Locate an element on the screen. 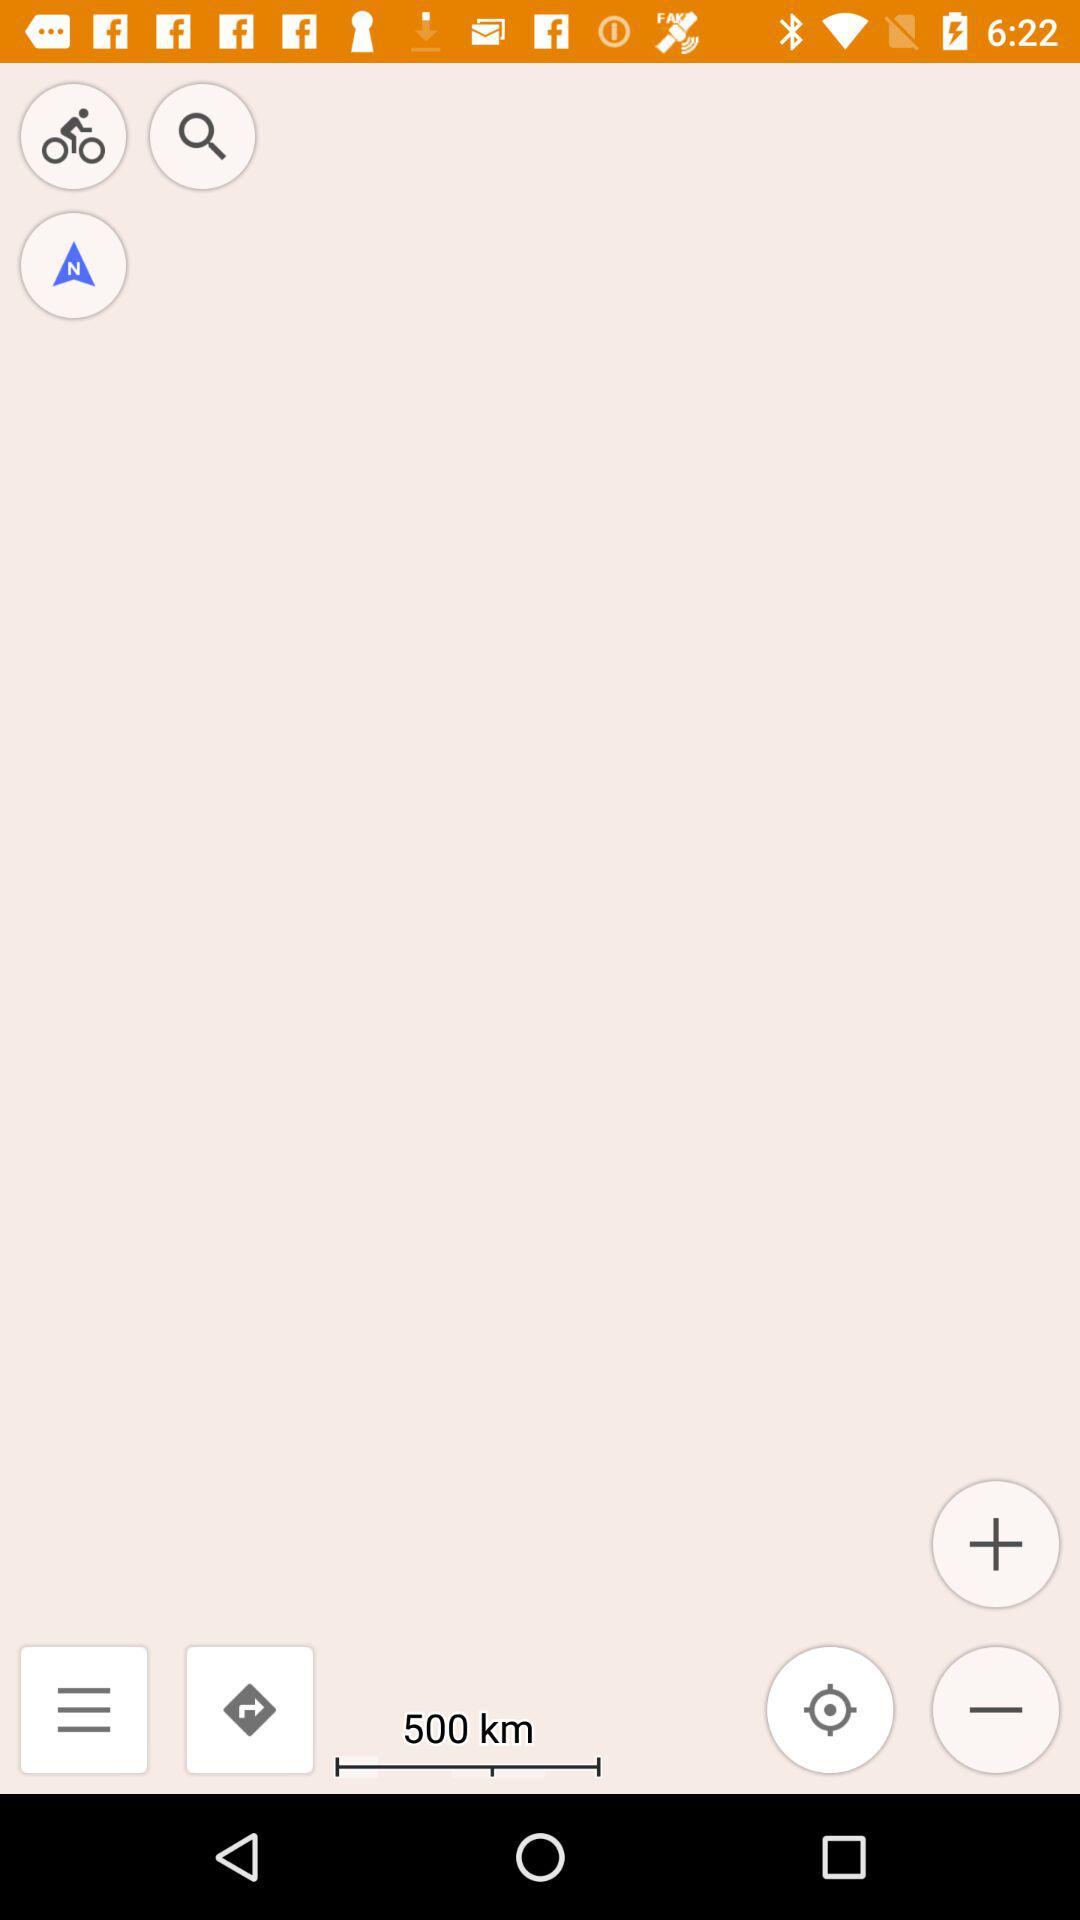  the icon next to the 500 km icon is located at coordinates (248, 1708).